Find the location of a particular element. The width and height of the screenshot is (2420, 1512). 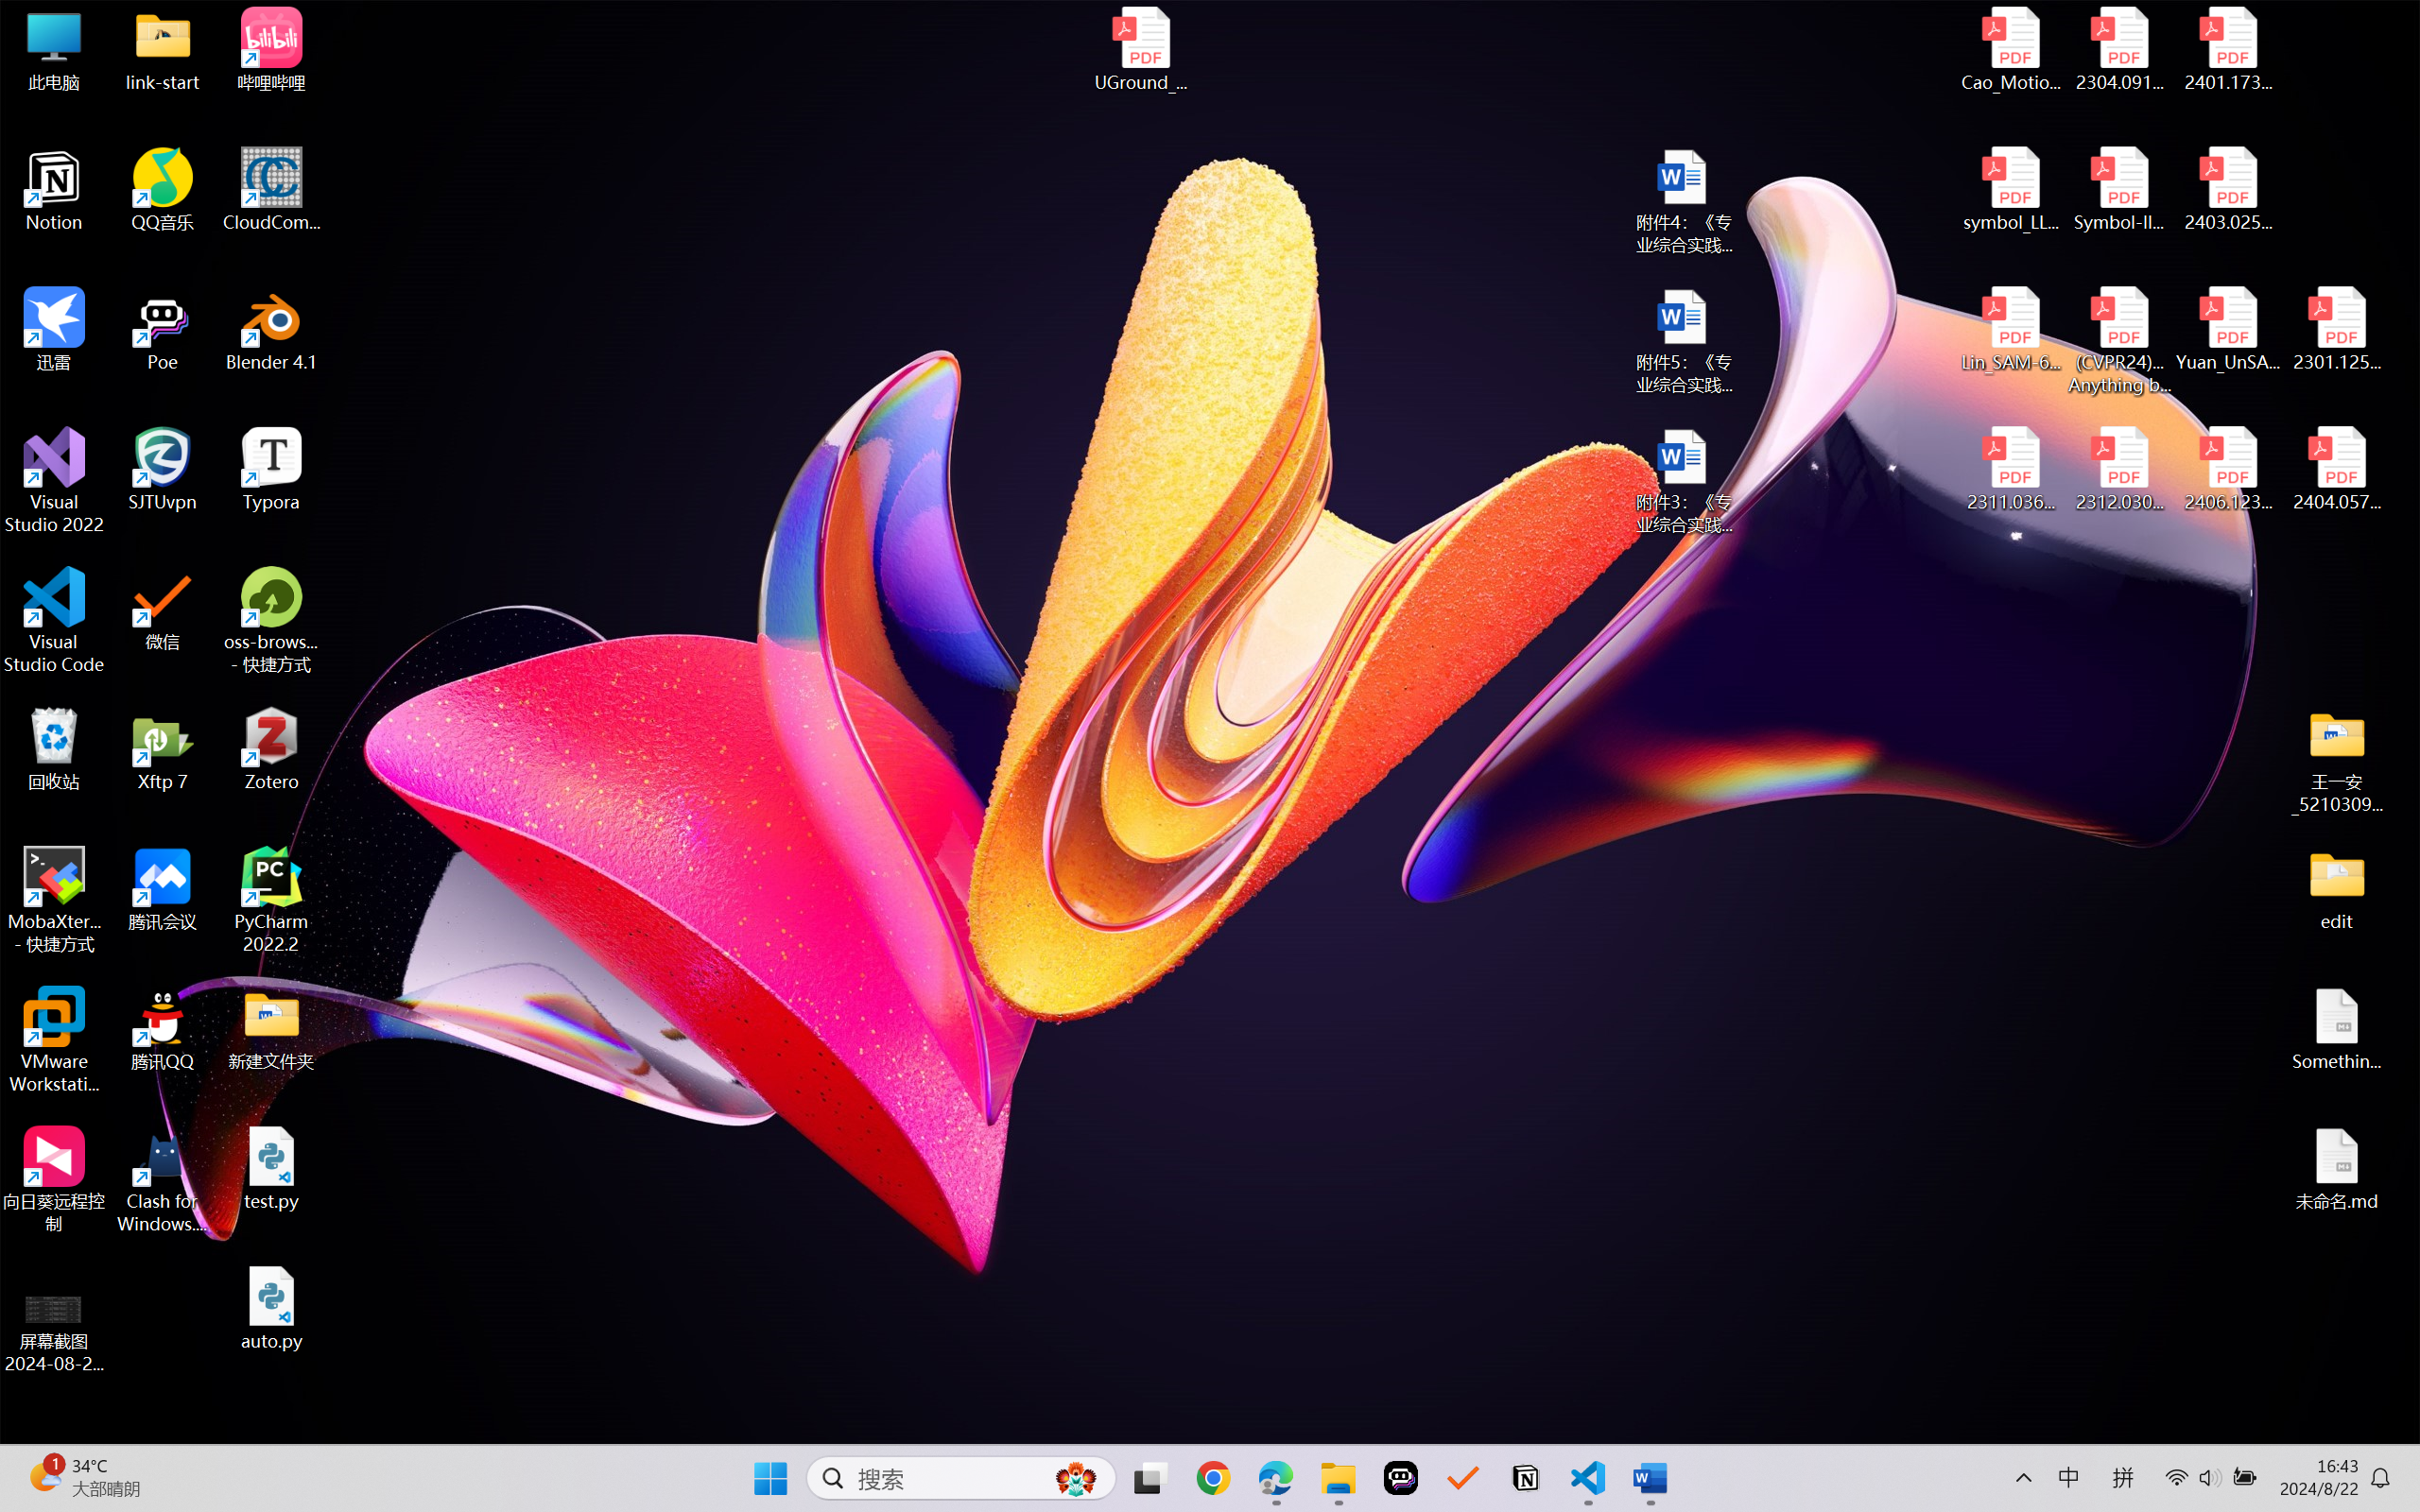

'2301.12597v3.pdf' is located at coordinates (2335, 328).